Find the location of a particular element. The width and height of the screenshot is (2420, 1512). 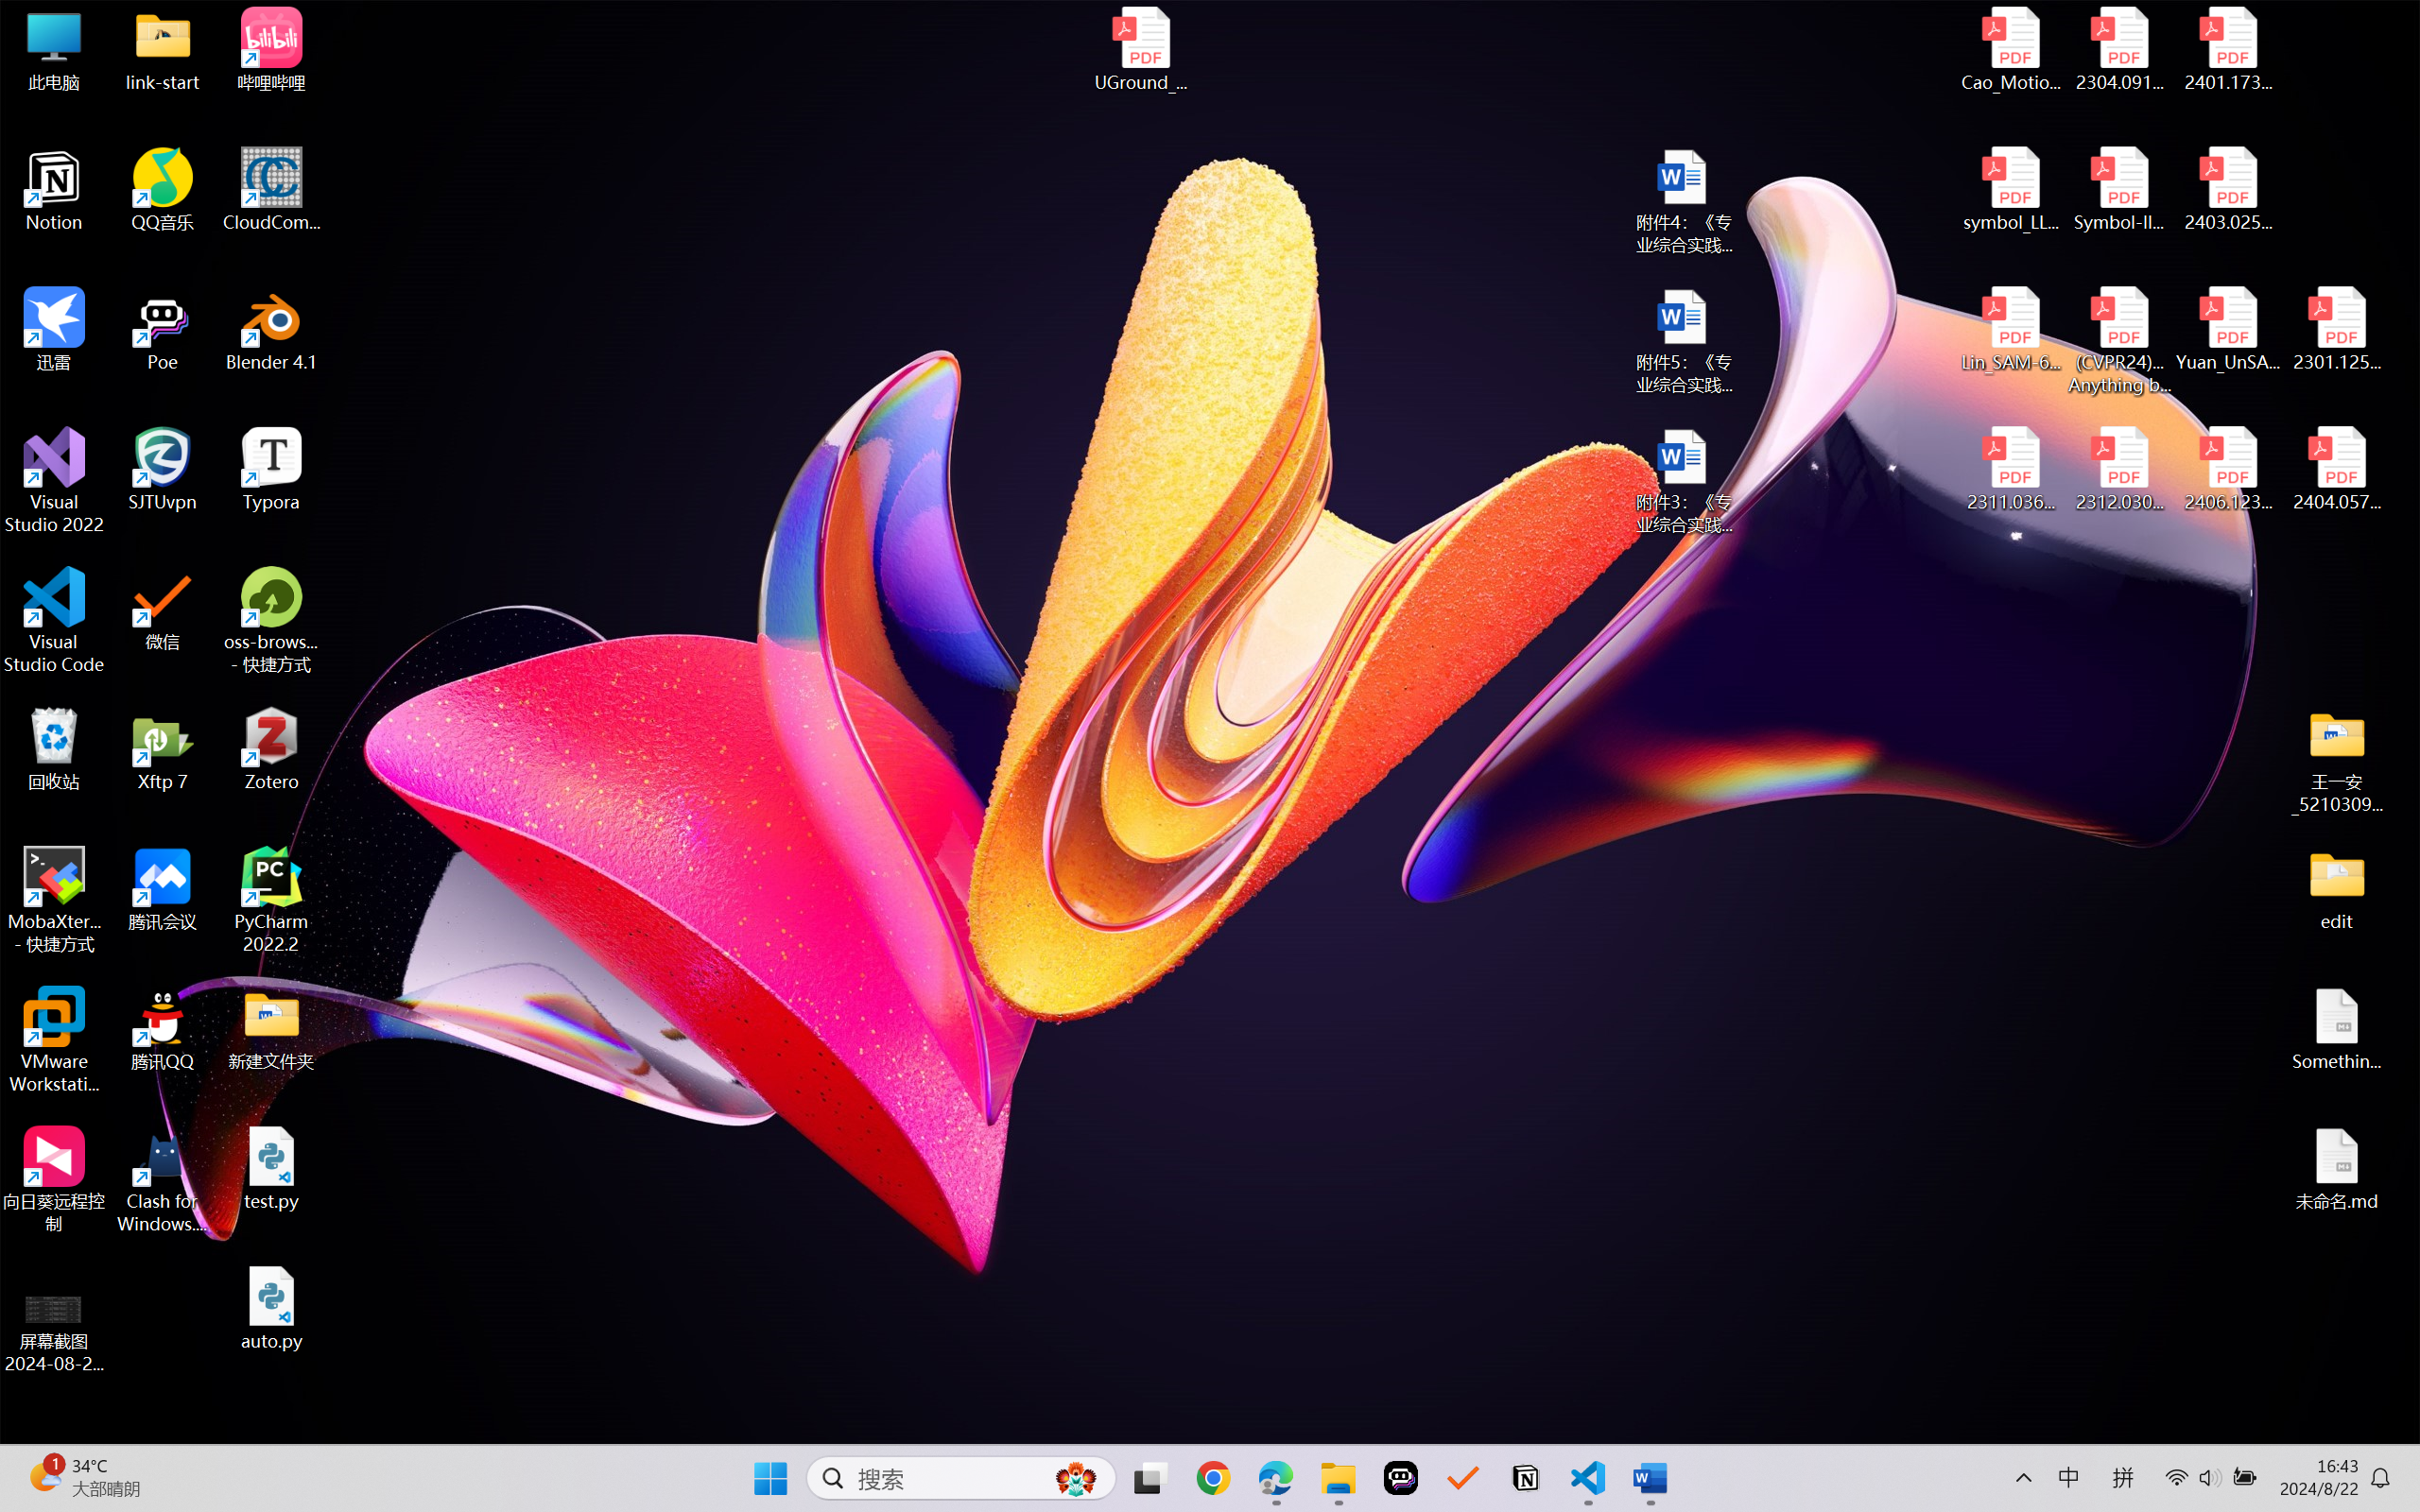

'2301.12597v3.pdf' is located at coordinates (2335, 328).